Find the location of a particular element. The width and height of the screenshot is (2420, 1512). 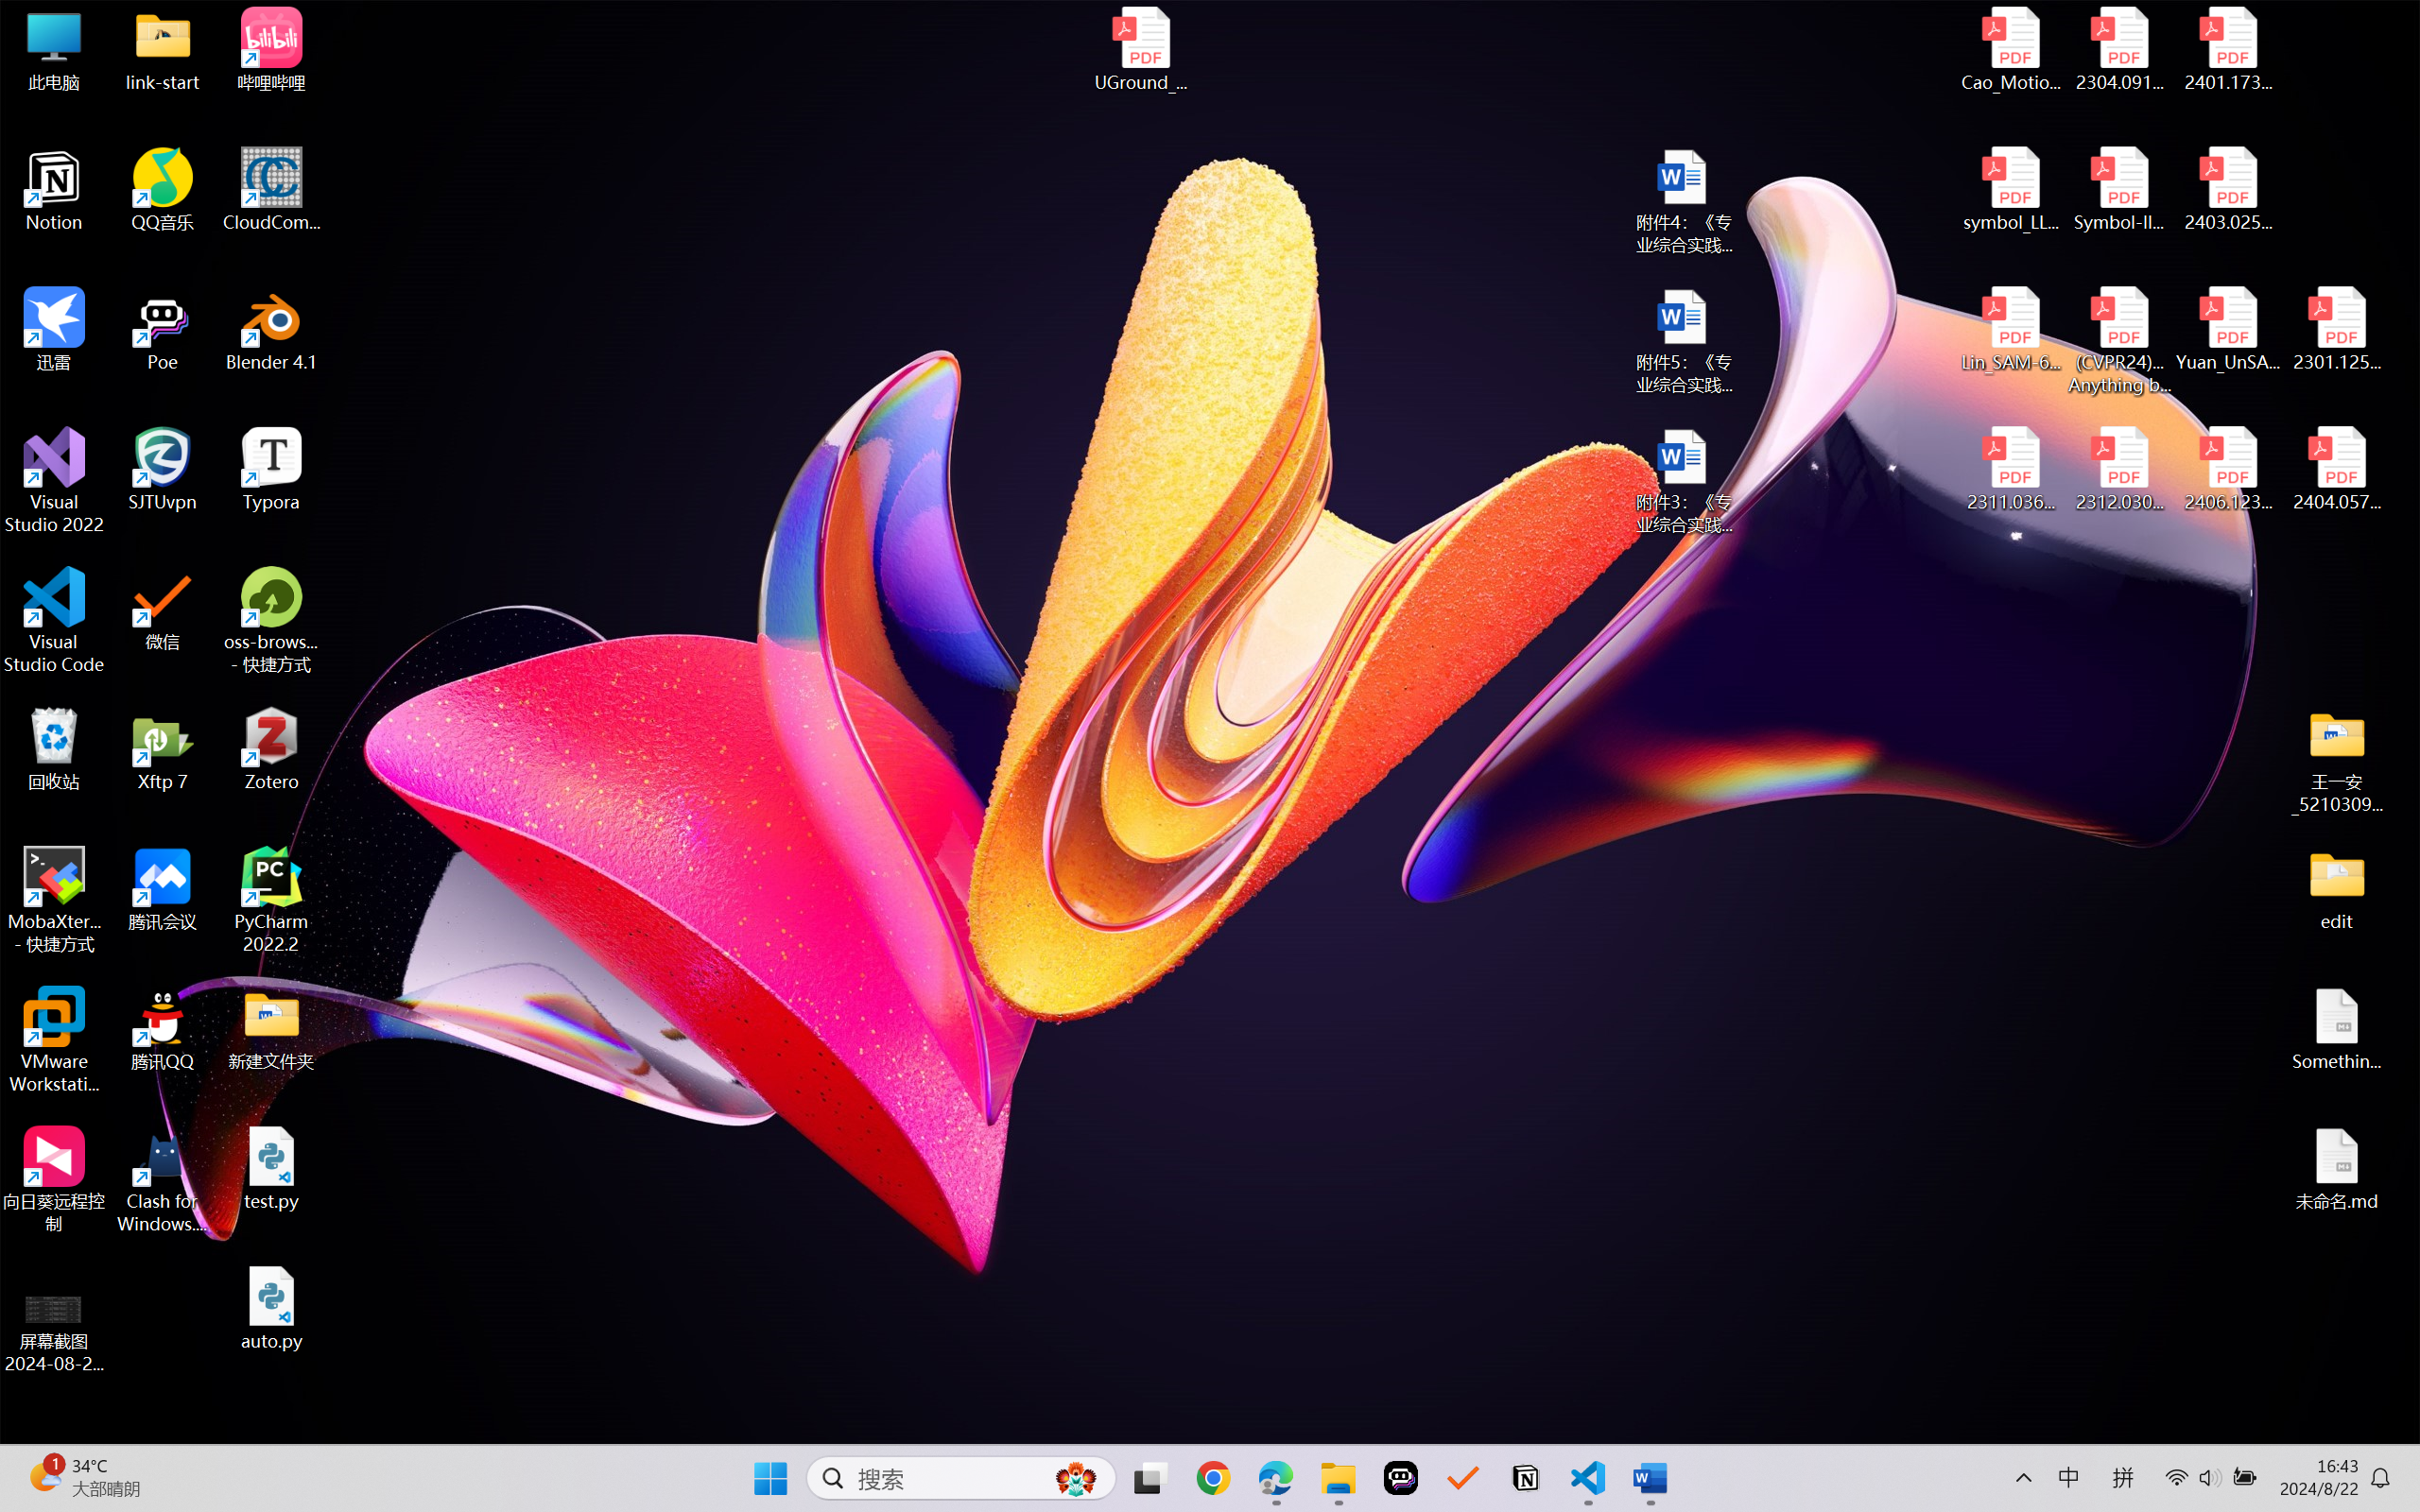

'2301.12597v3.pdf' is located at coordinates (2335, 328).